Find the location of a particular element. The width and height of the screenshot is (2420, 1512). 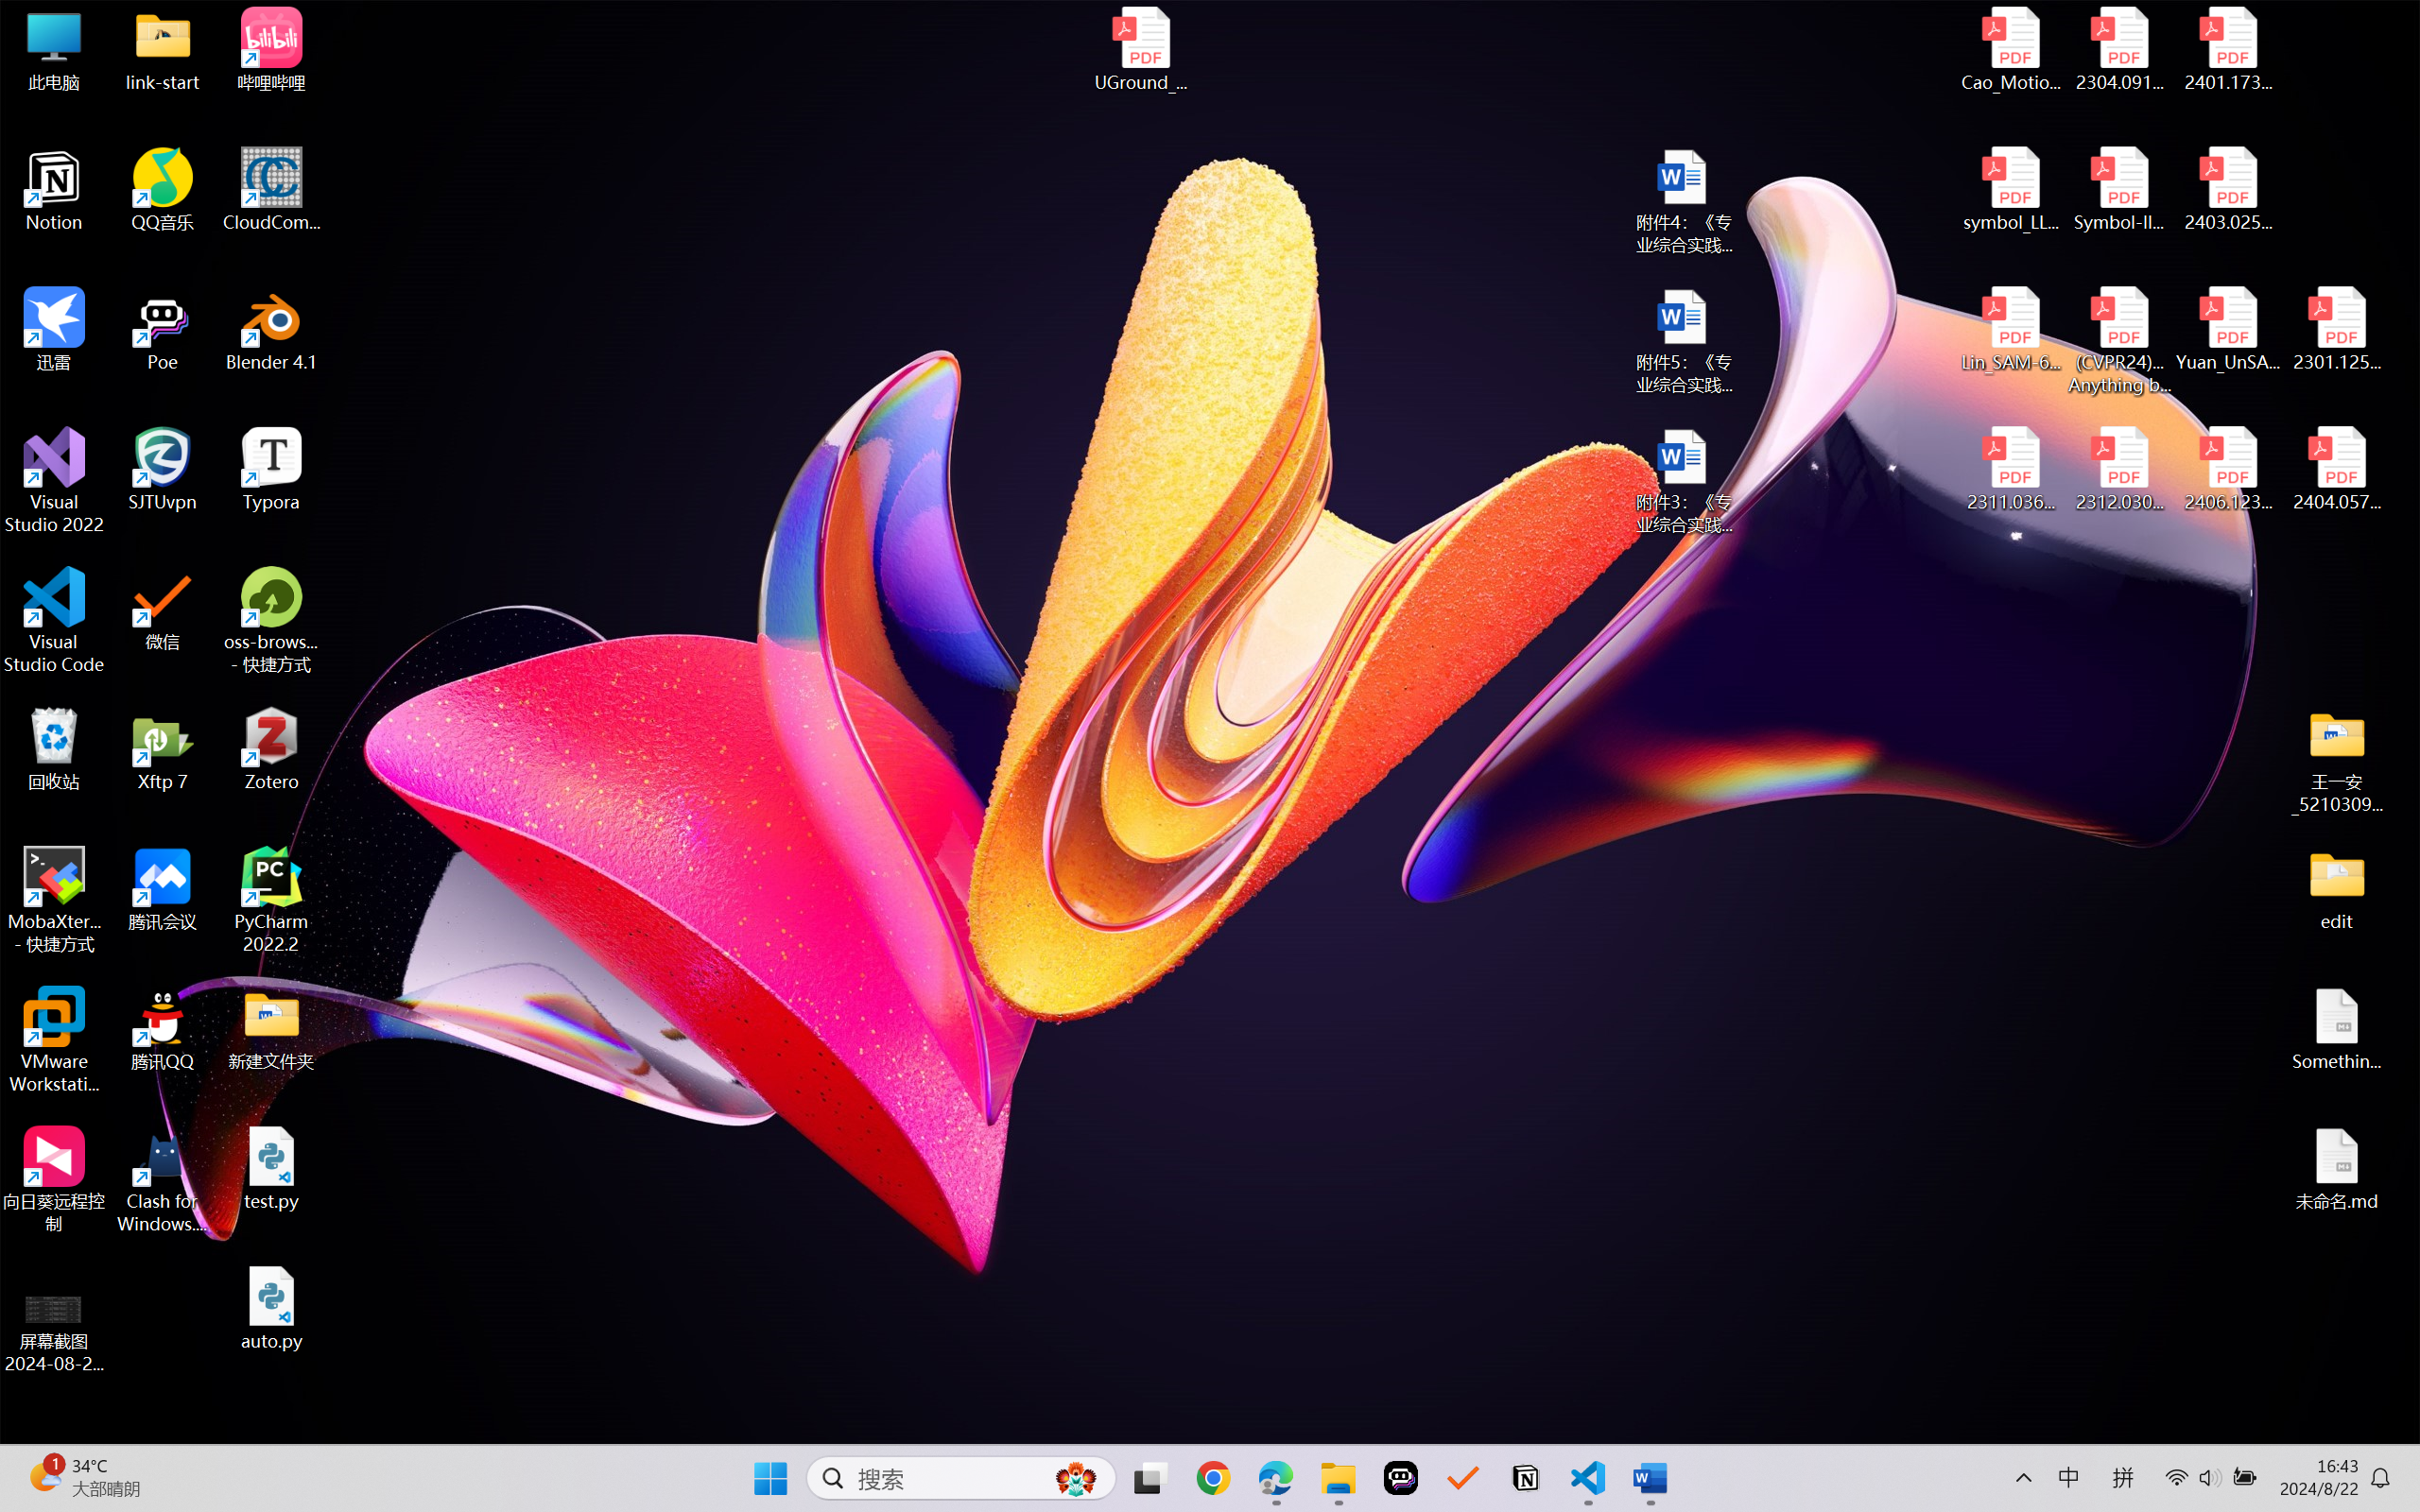

'2301.12597v3.pdf' is located at coordinates (2335, 328).